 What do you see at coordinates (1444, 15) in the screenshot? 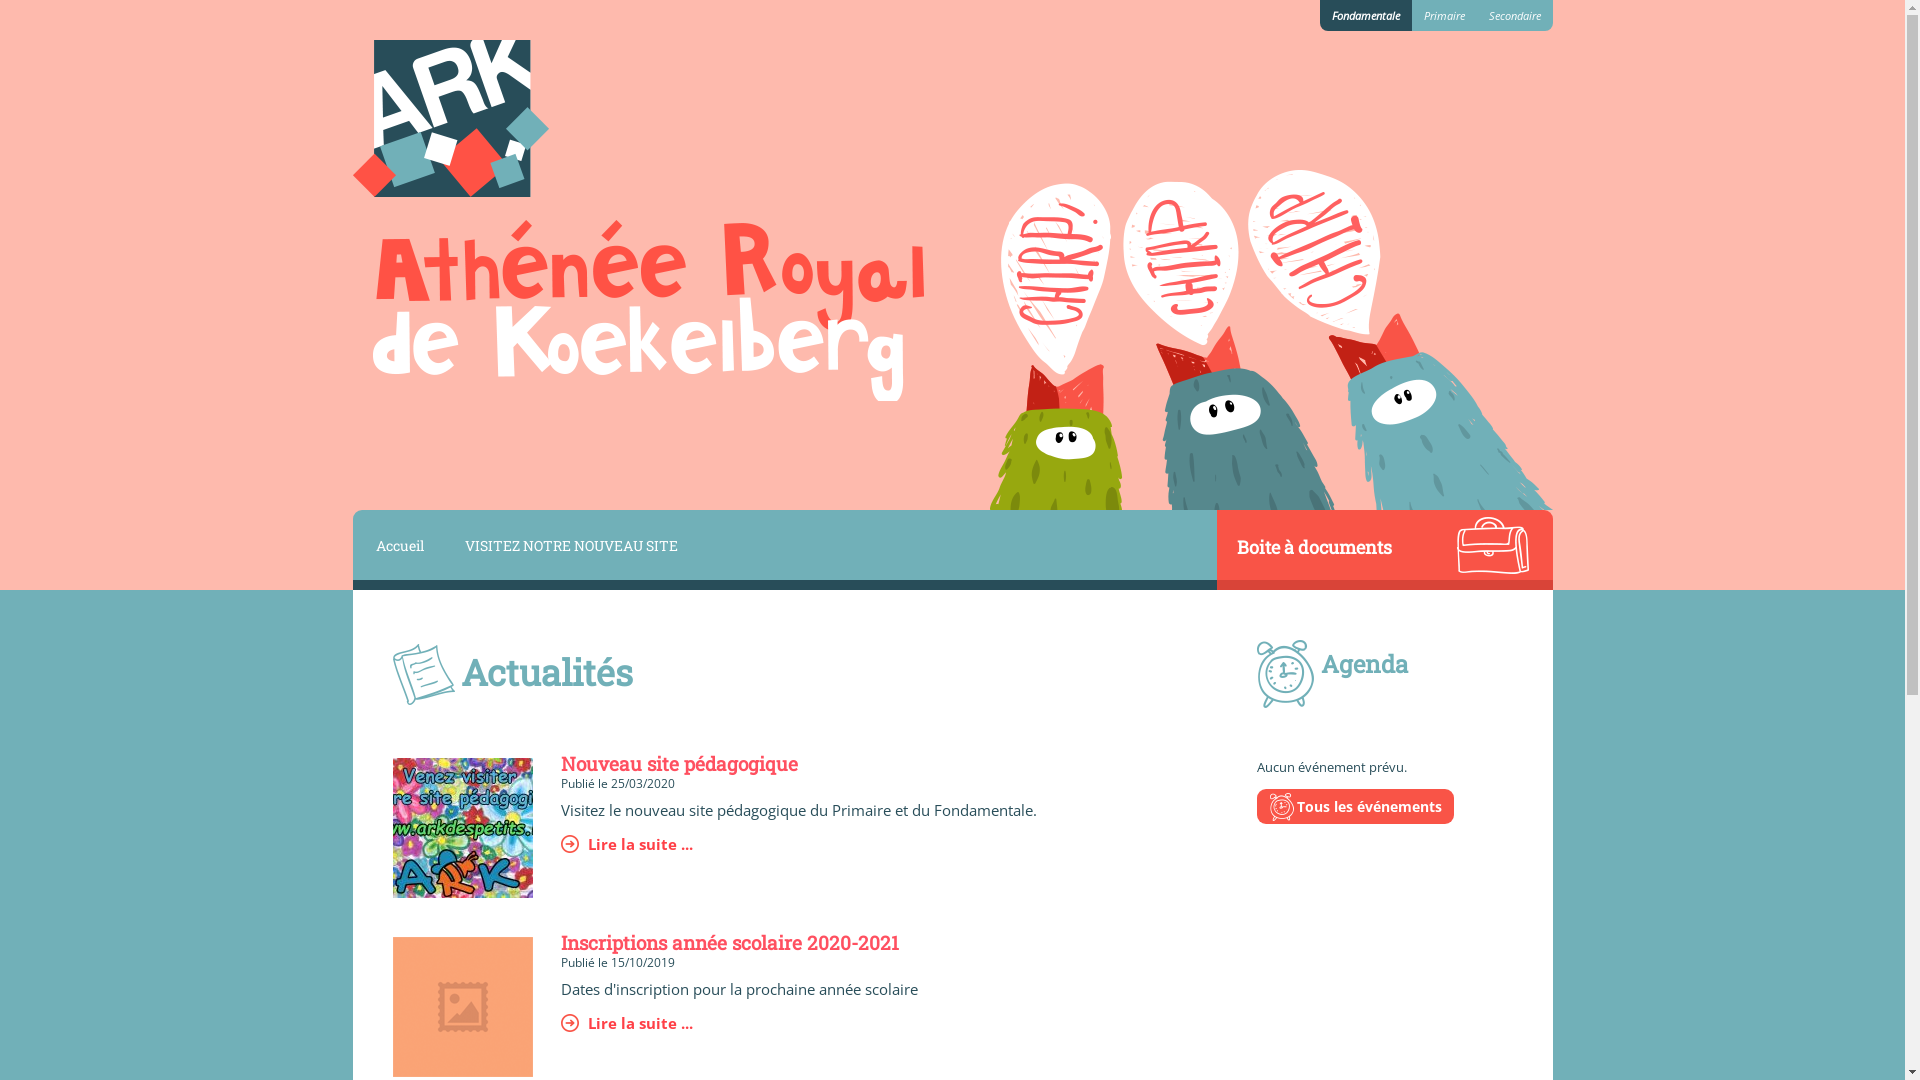
I see `'Primaire'` at bounding box center [1444, 15].